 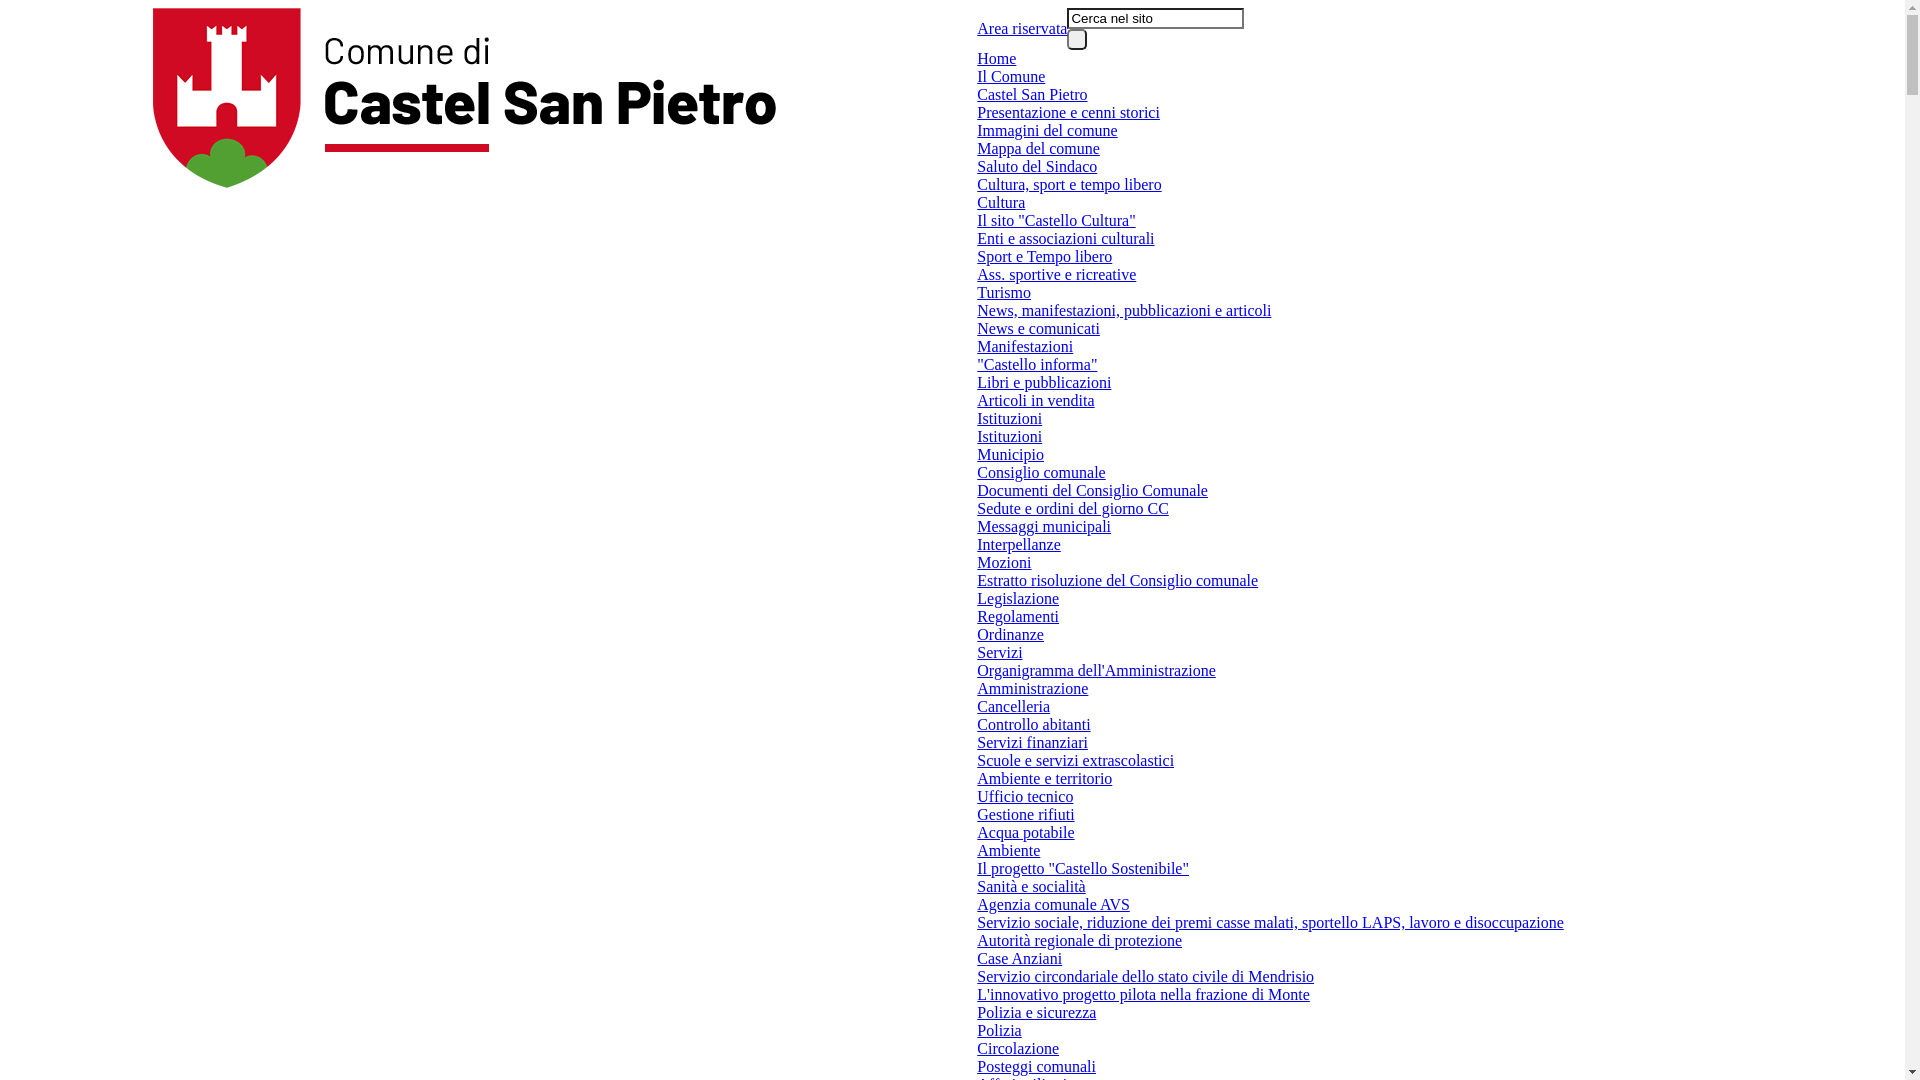 What do you see at coordinates (1010, 455) in the screenshot?
I see `'Municipio'` at bounding box center [1010, 455].